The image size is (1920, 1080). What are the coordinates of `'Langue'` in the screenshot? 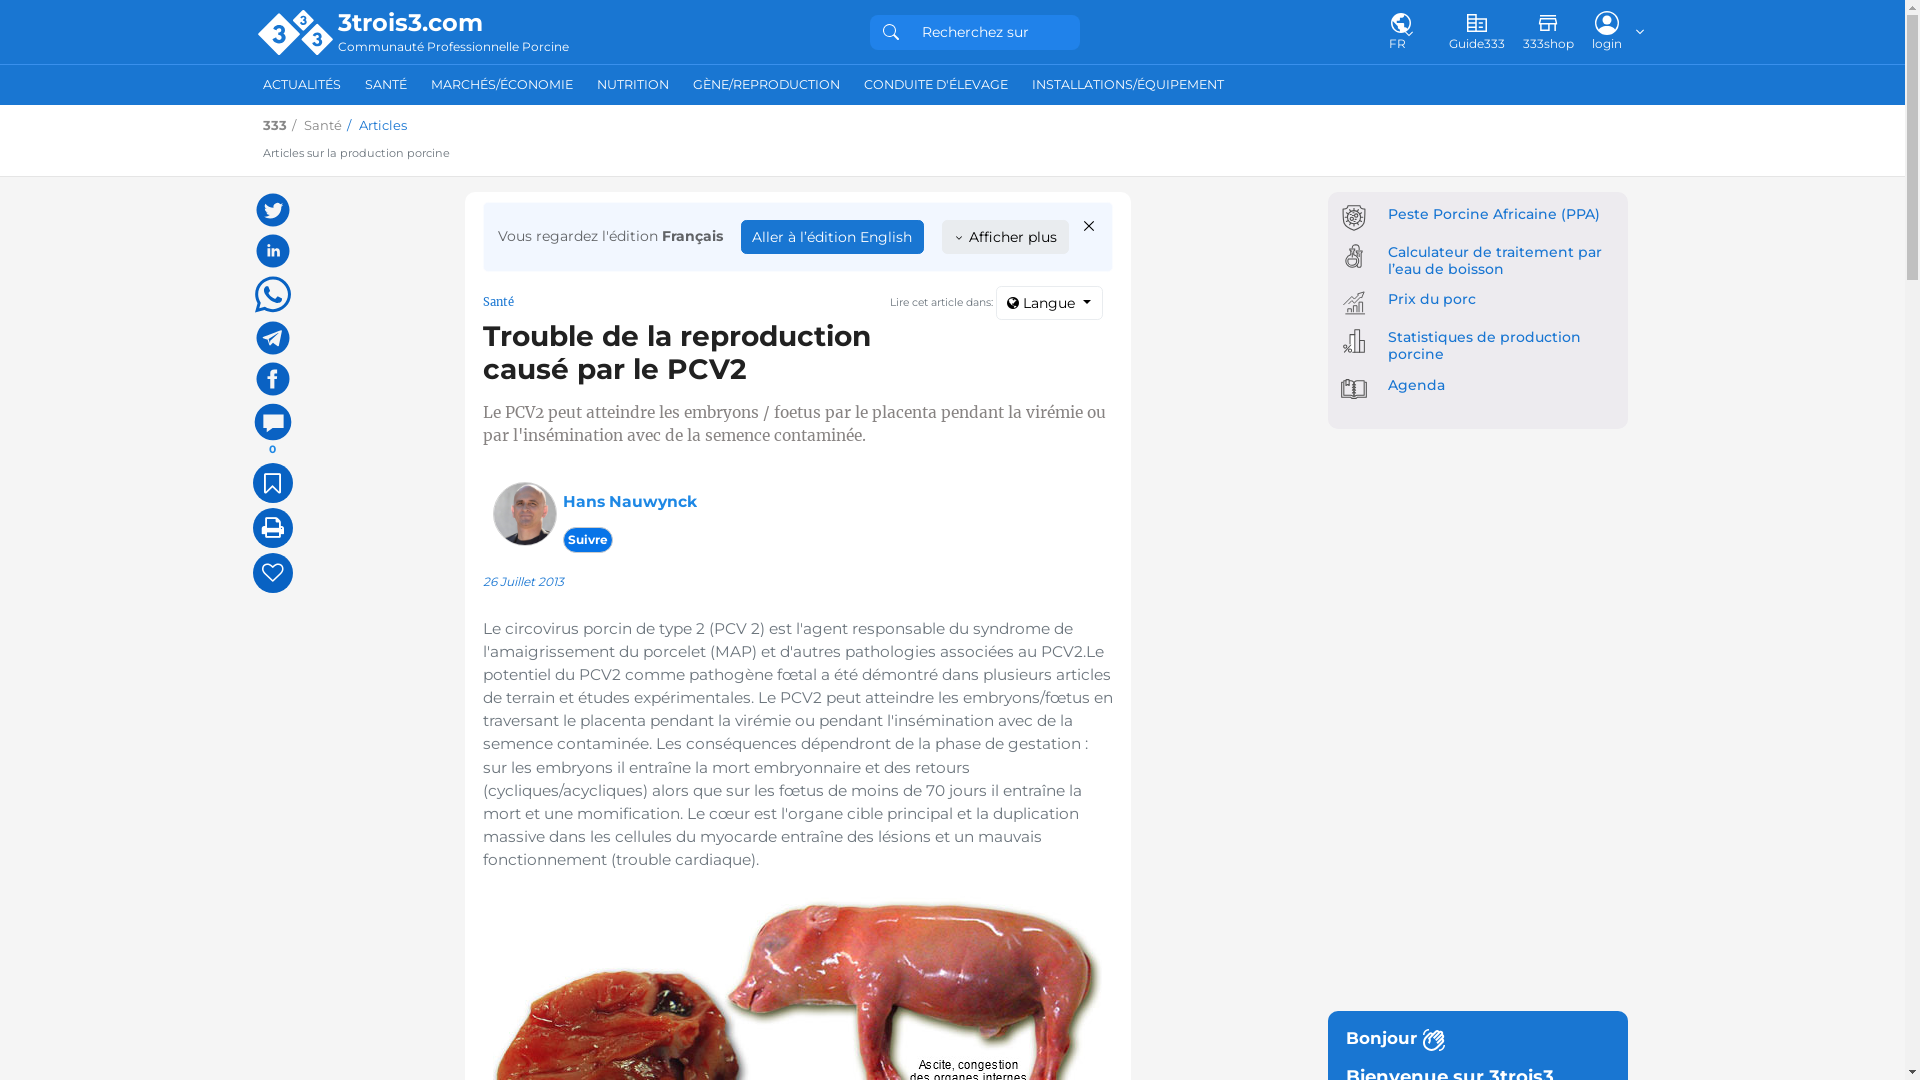 It's located at (1048, 303).